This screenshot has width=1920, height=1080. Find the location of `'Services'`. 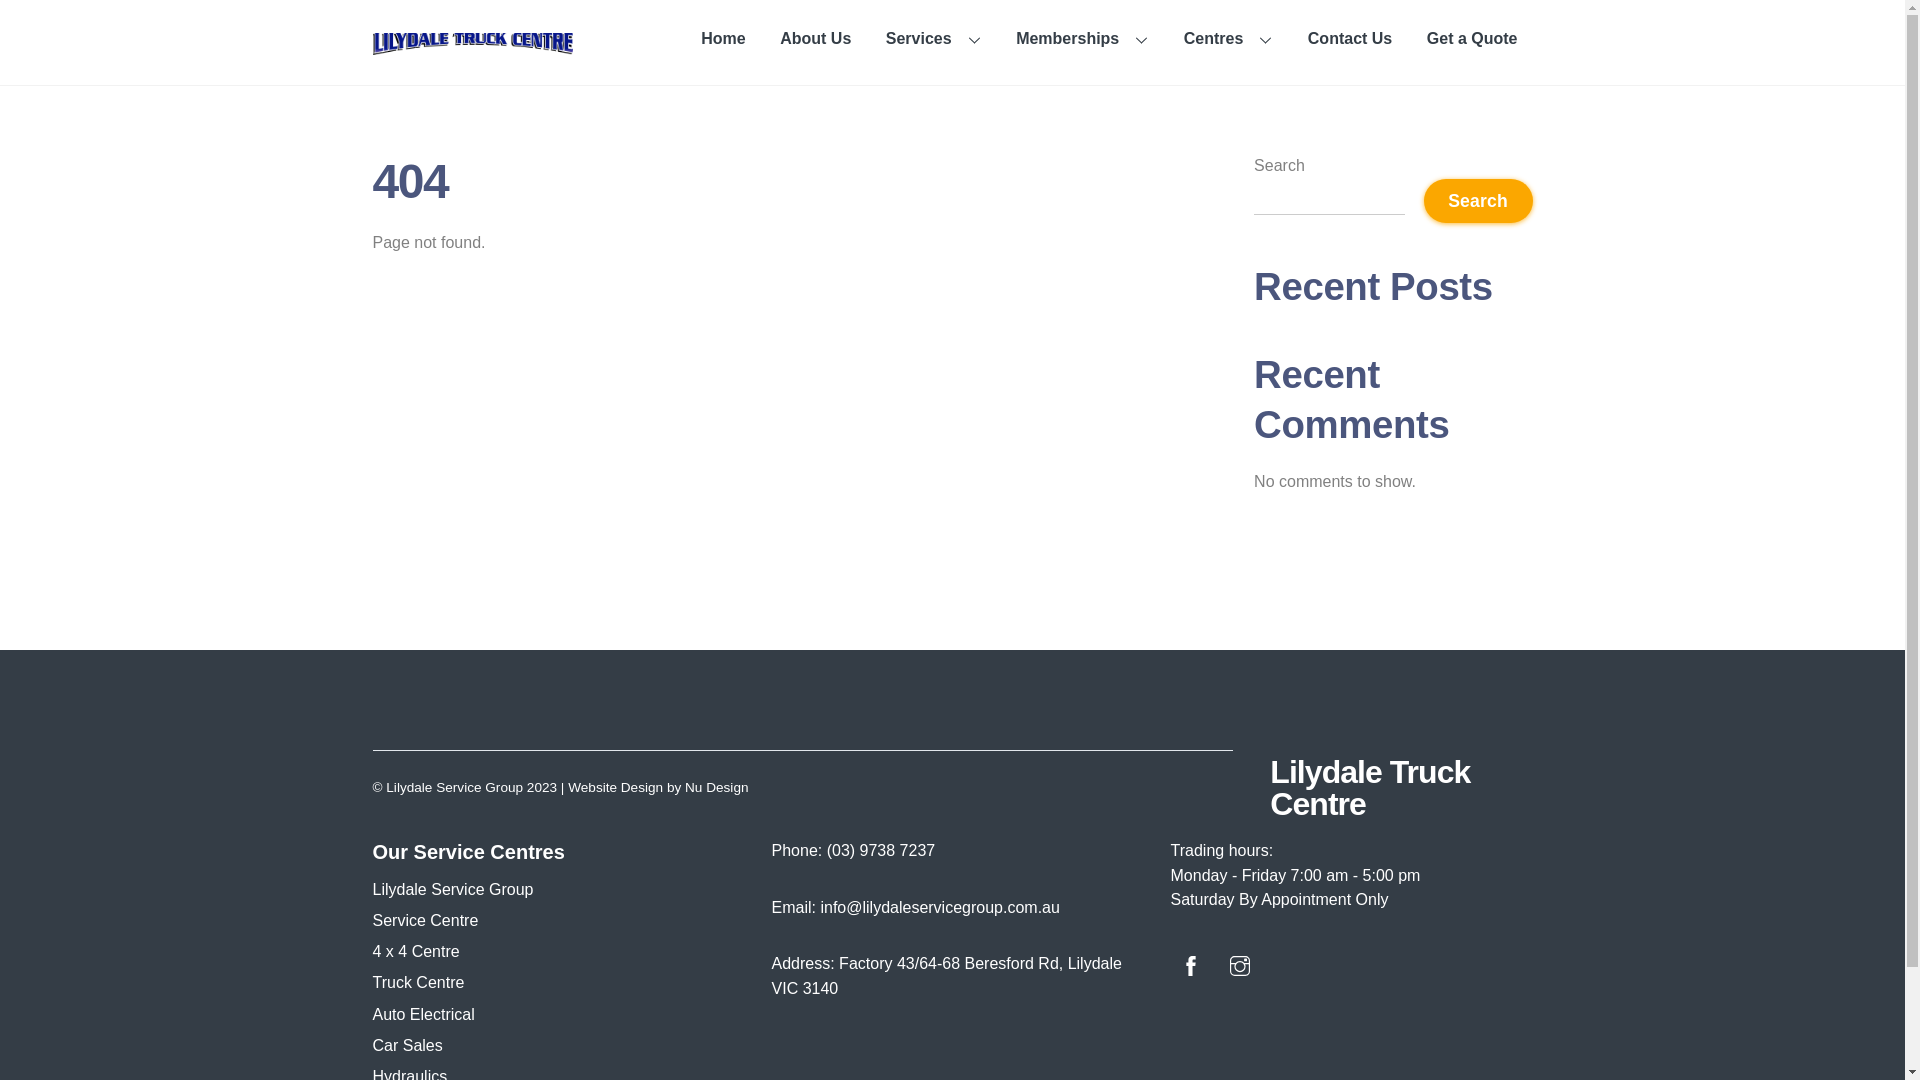

'Services' is located at coordinates (933, 38).